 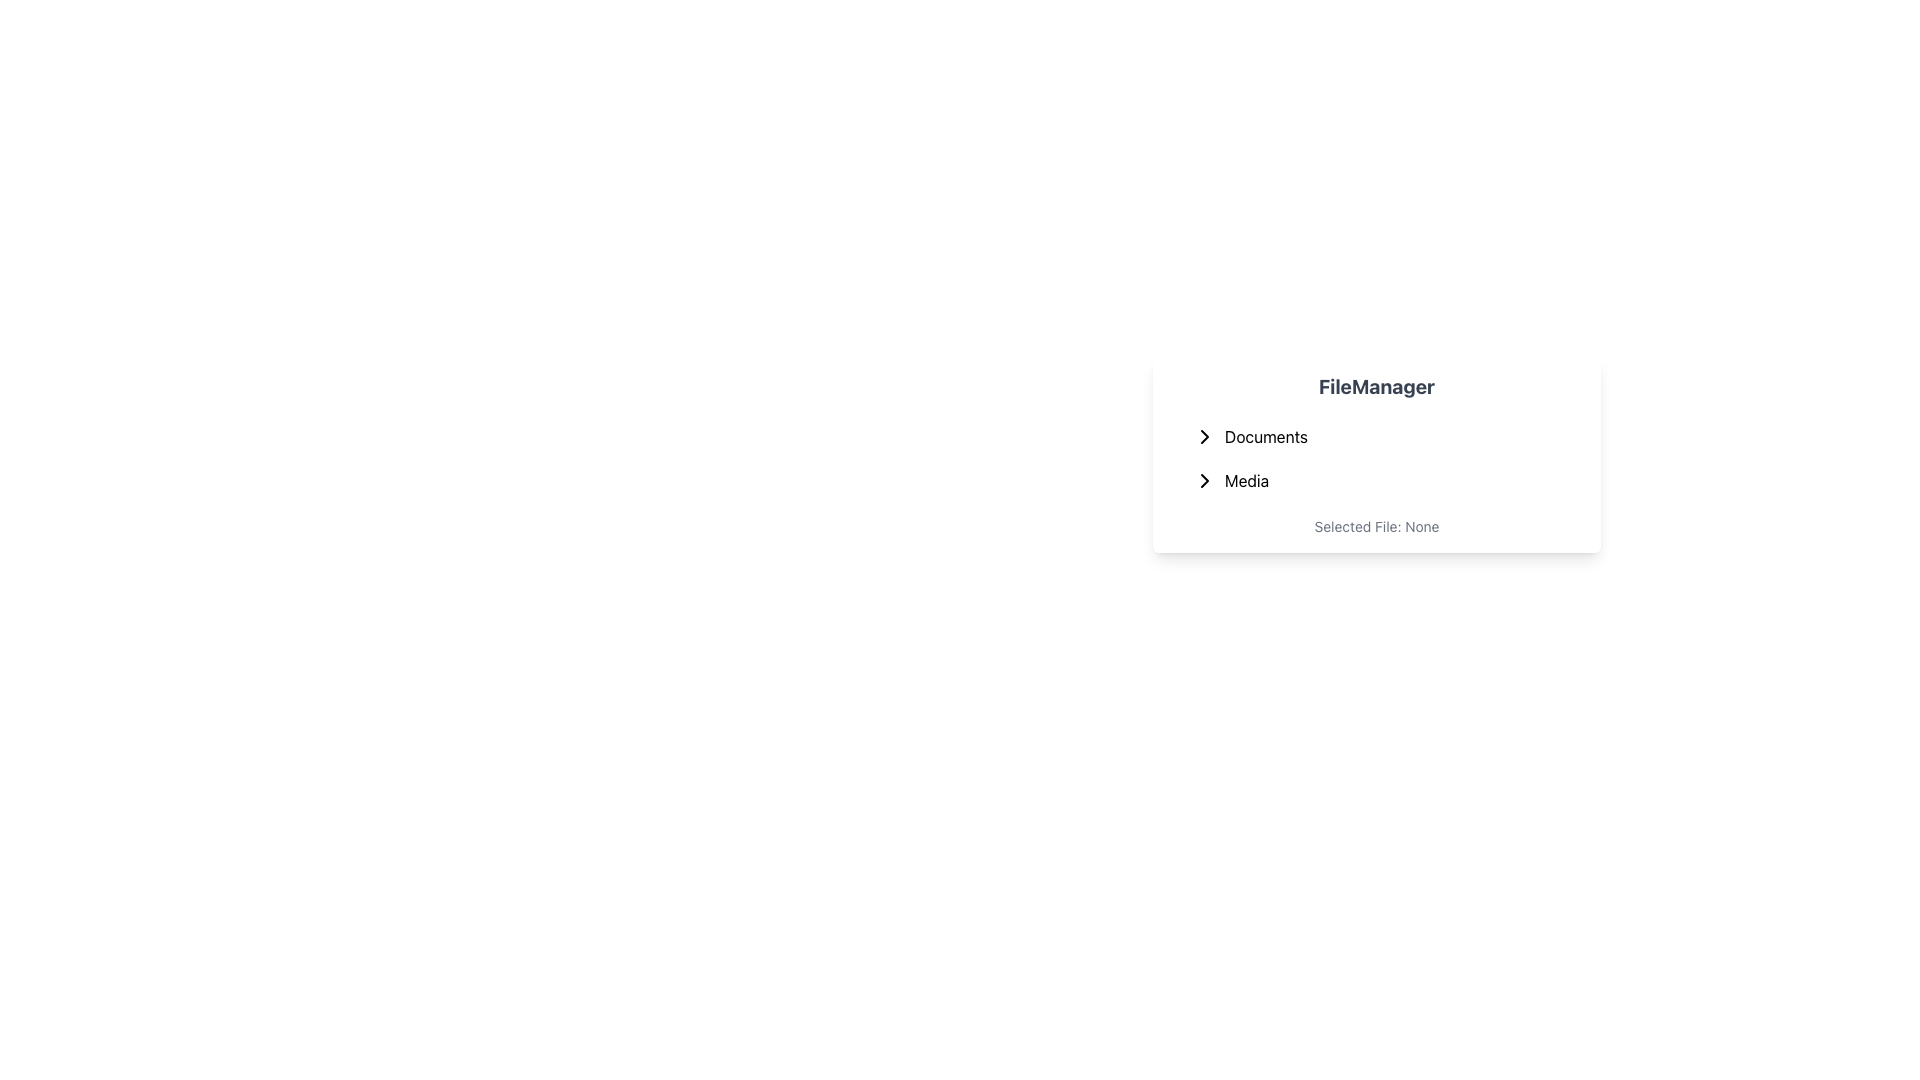 What do you see at coordinates (1203, 481) in the screenshot?
I see `the Chevron icon next to the 'Media' text` at bounding box center [1203, 481].